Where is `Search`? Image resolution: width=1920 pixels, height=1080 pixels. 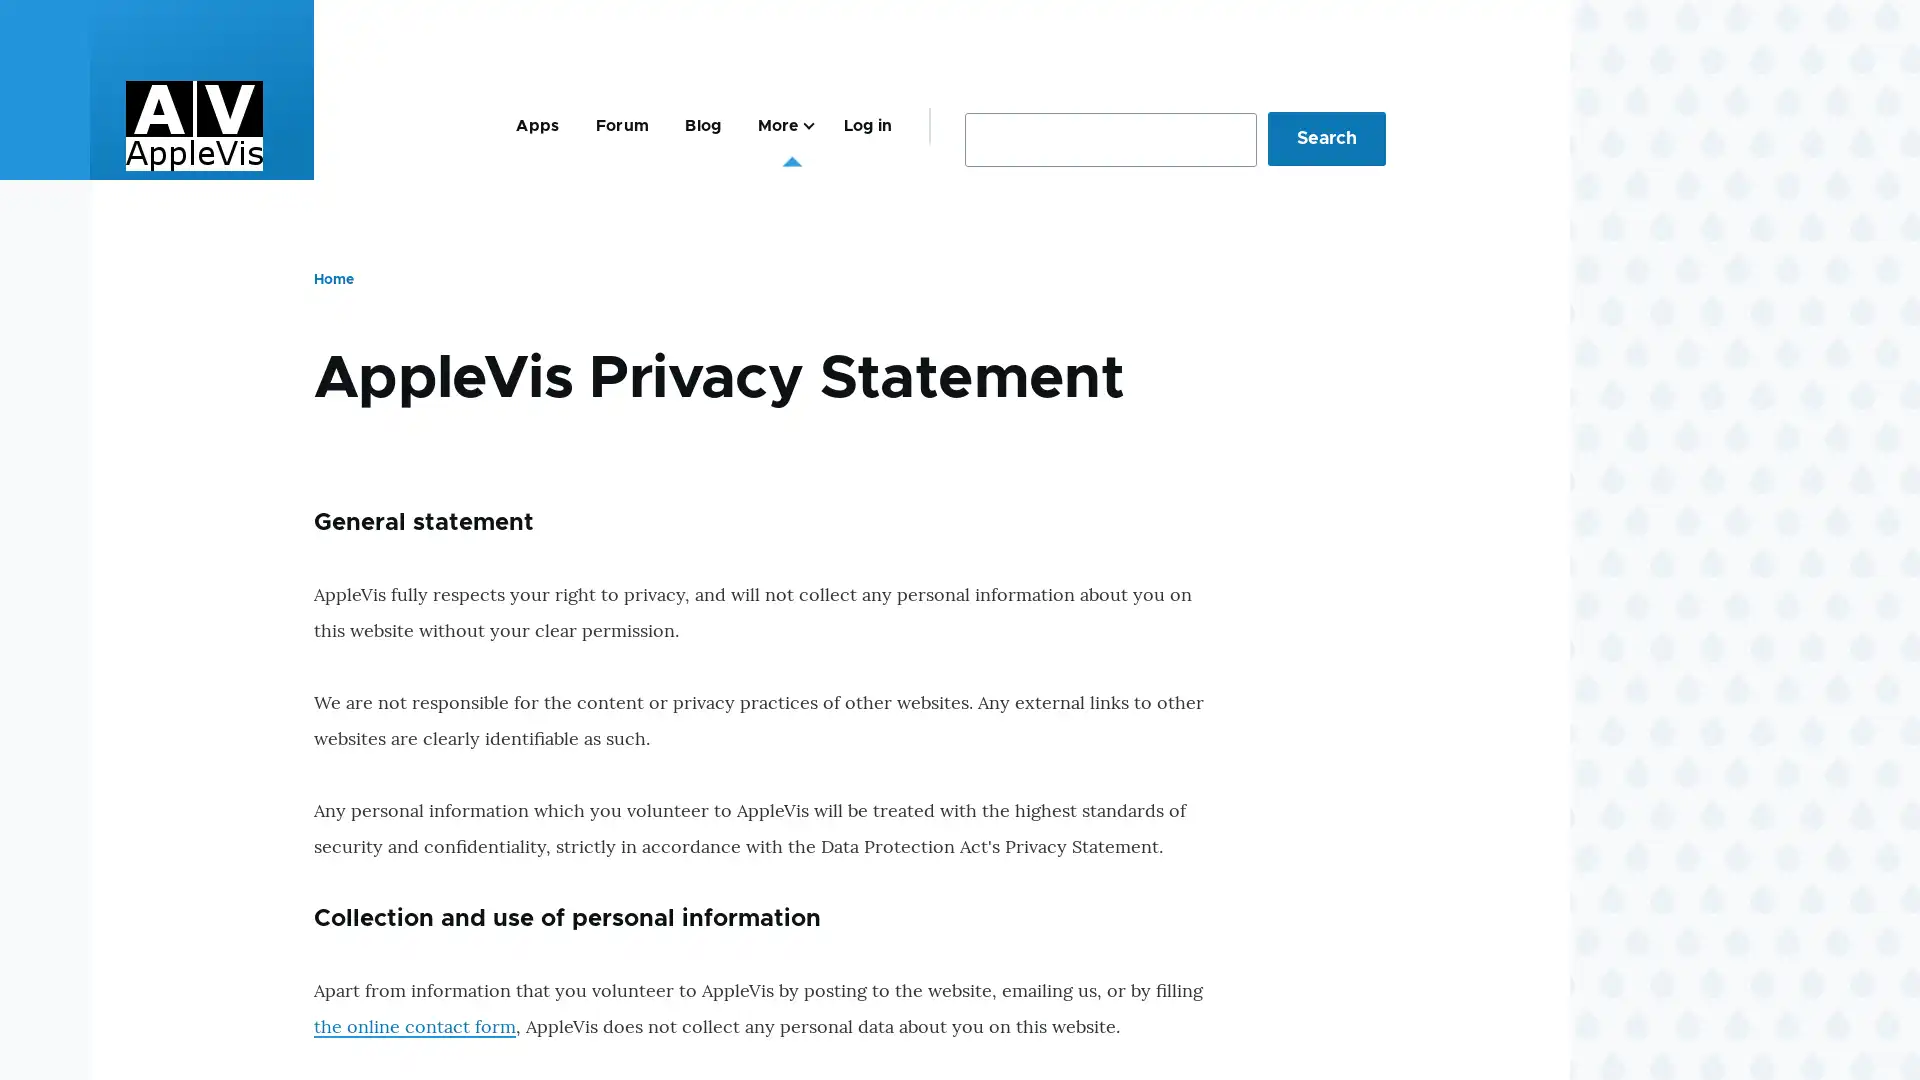
Search is located at coordinates (1326, 137).